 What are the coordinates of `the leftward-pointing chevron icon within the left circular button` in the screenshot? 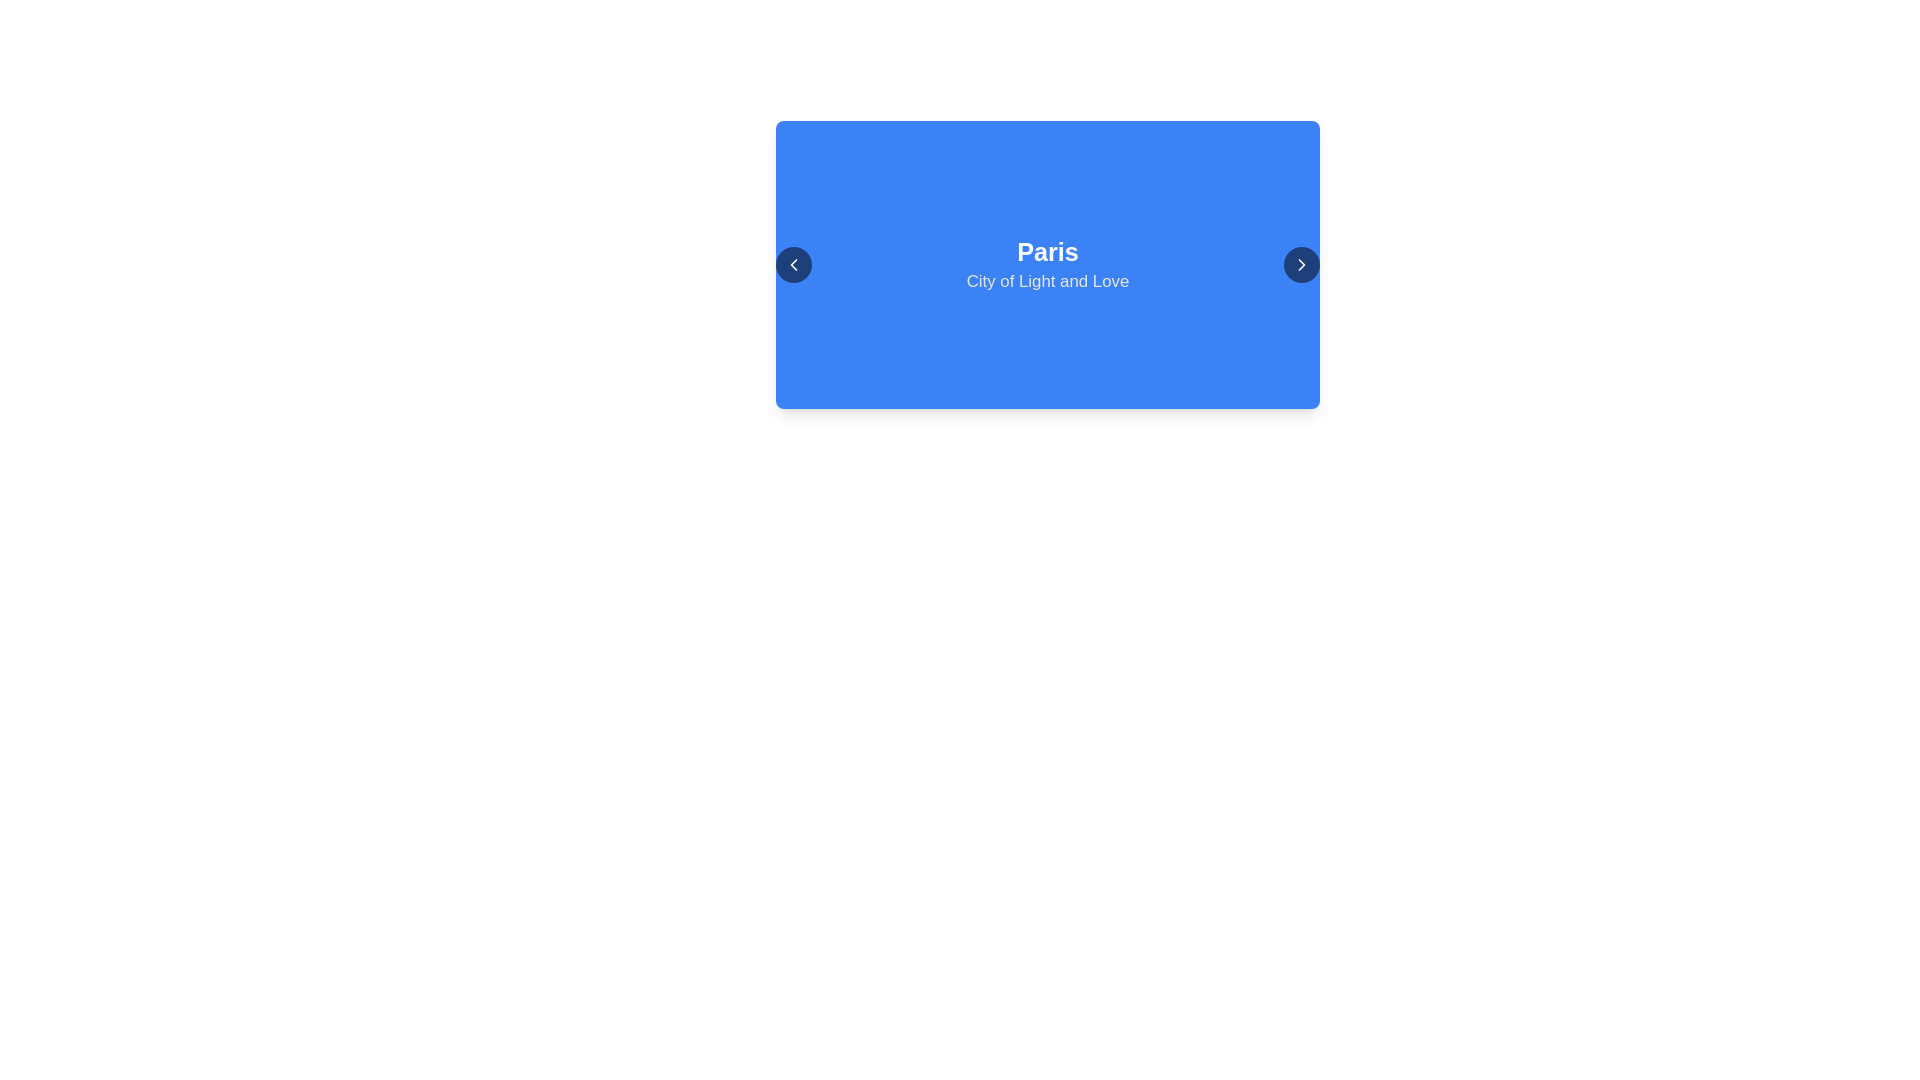 It's located at (792, 264).